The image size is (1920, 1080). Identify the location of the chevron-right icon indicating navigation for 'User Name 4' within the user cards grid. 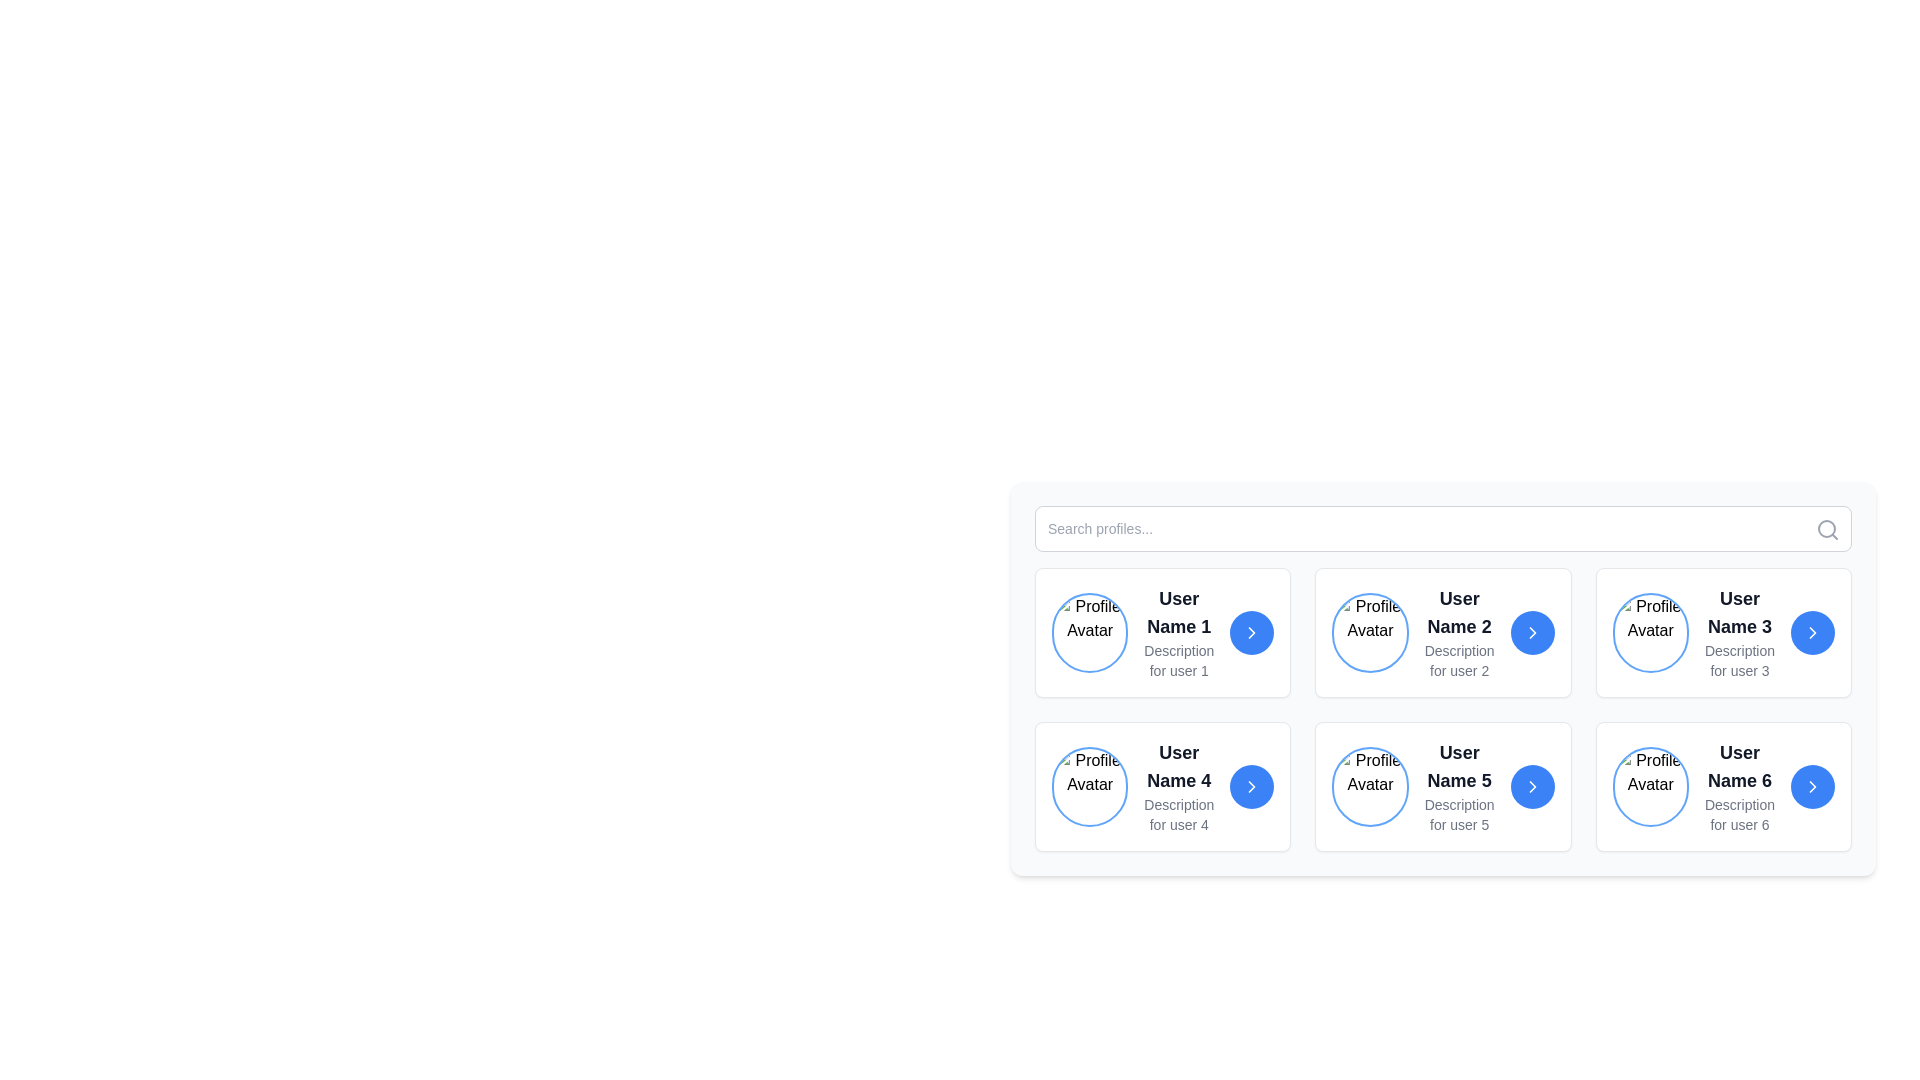
(1251, 785).